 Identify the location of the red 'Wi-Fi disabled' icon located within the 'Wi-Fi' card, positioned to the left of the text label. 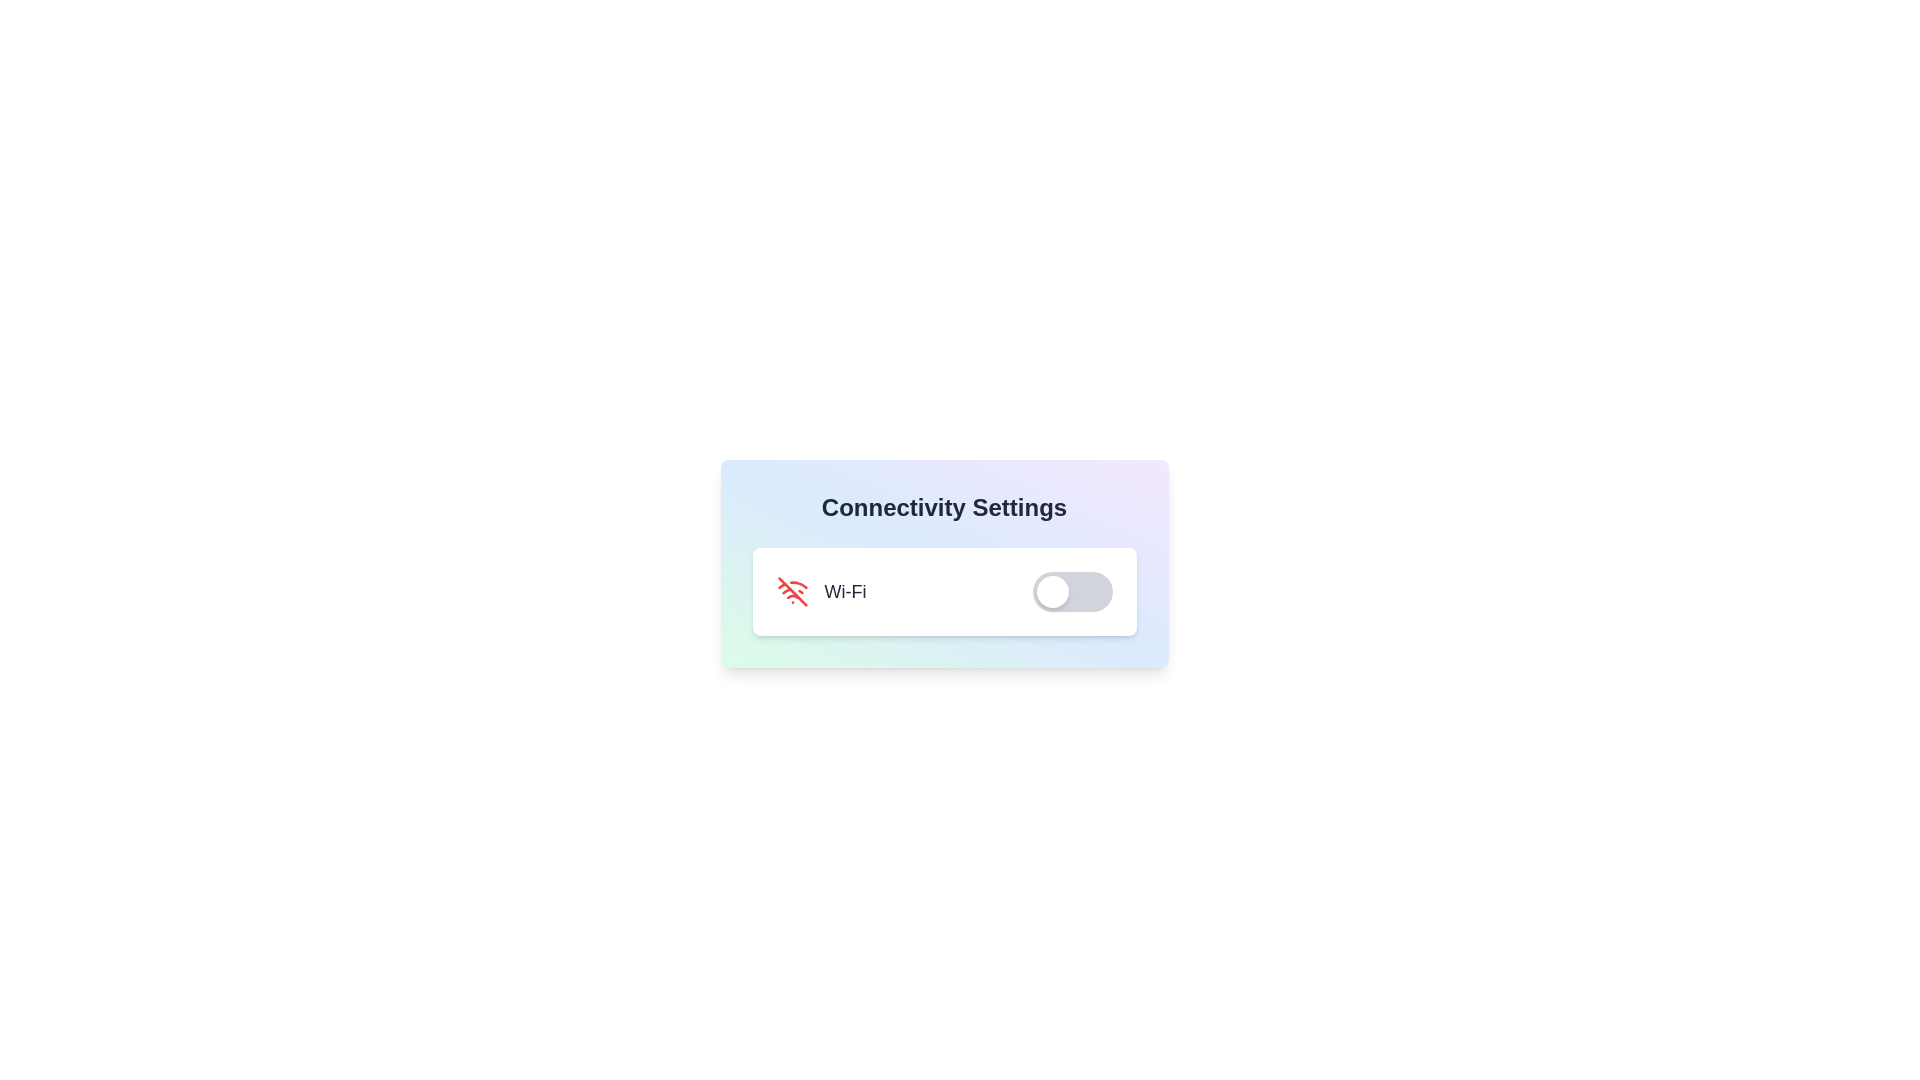
(791, 590).